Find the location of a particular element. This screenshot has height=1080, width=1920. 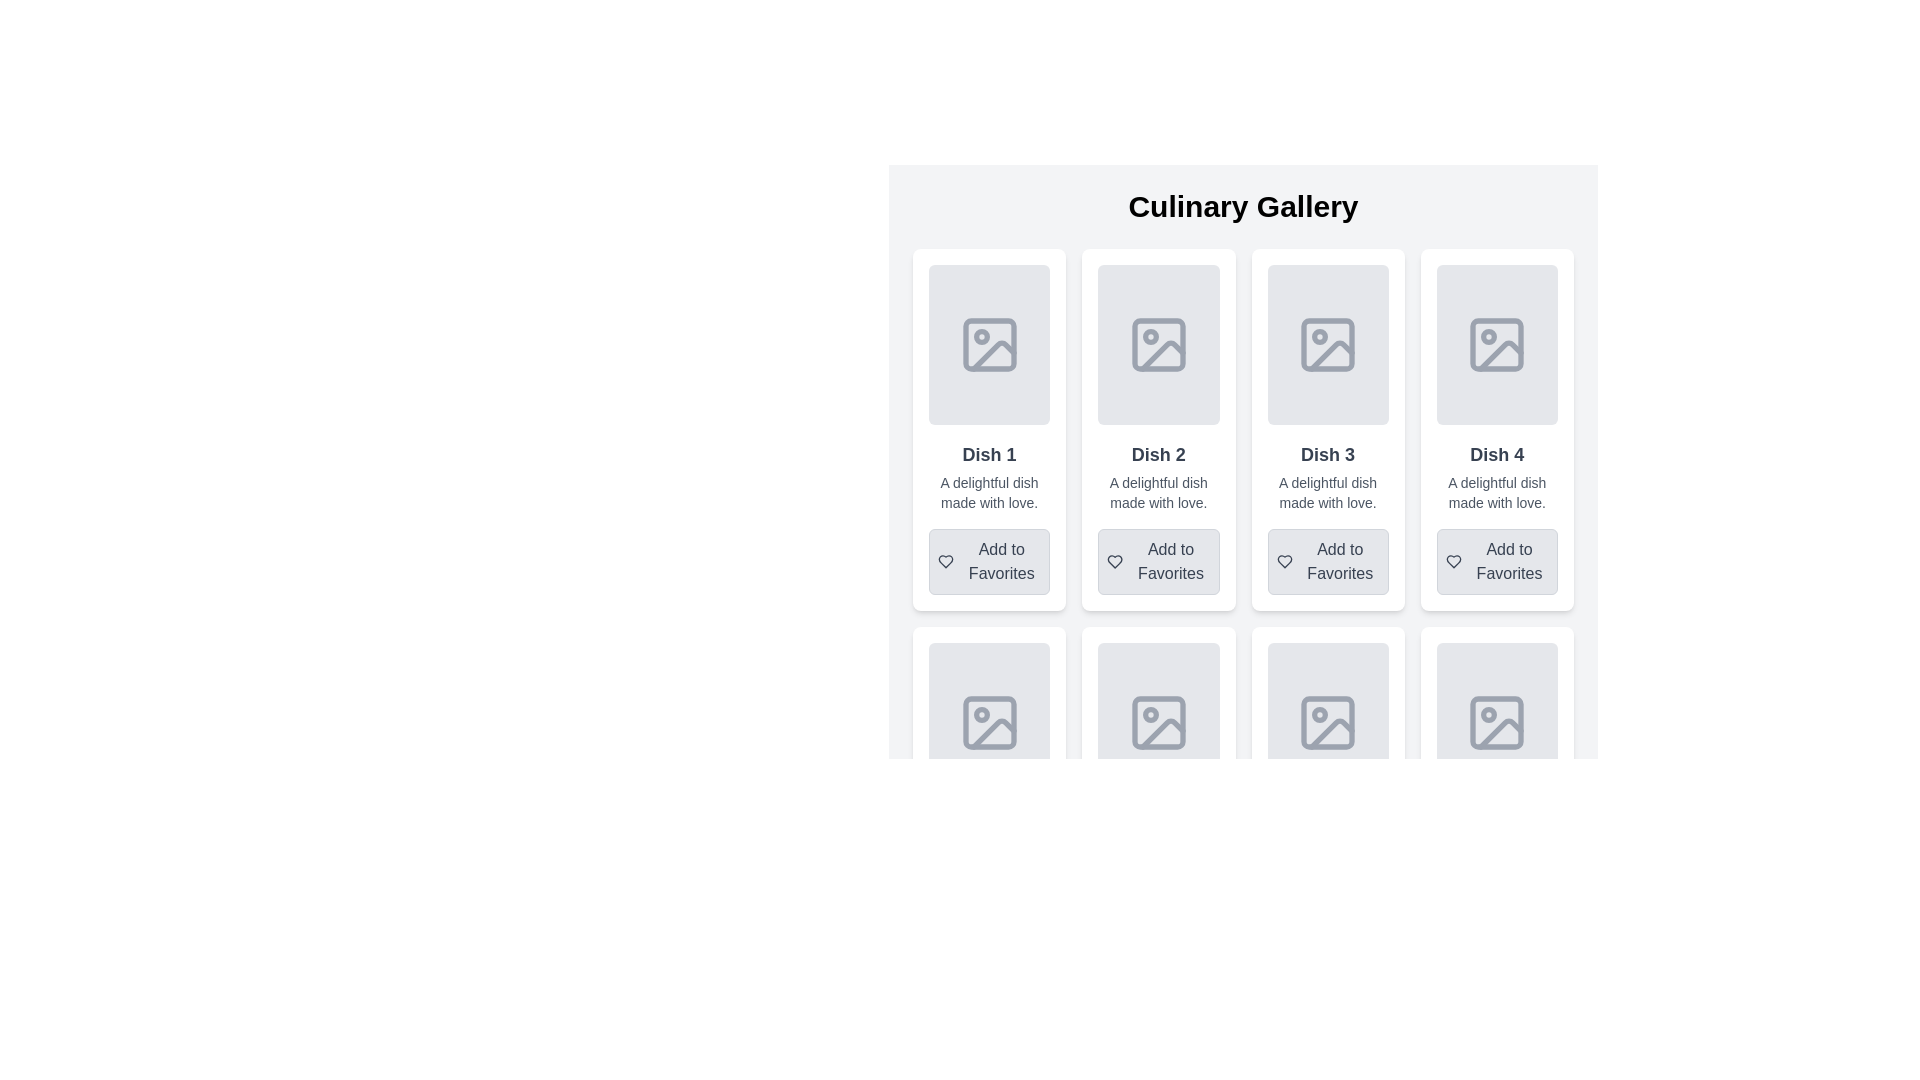

the image placeholder element located in the top portion of the 'Dish 5' card, which is positioned centrally above the card's title is located at coordinates (989, 722).